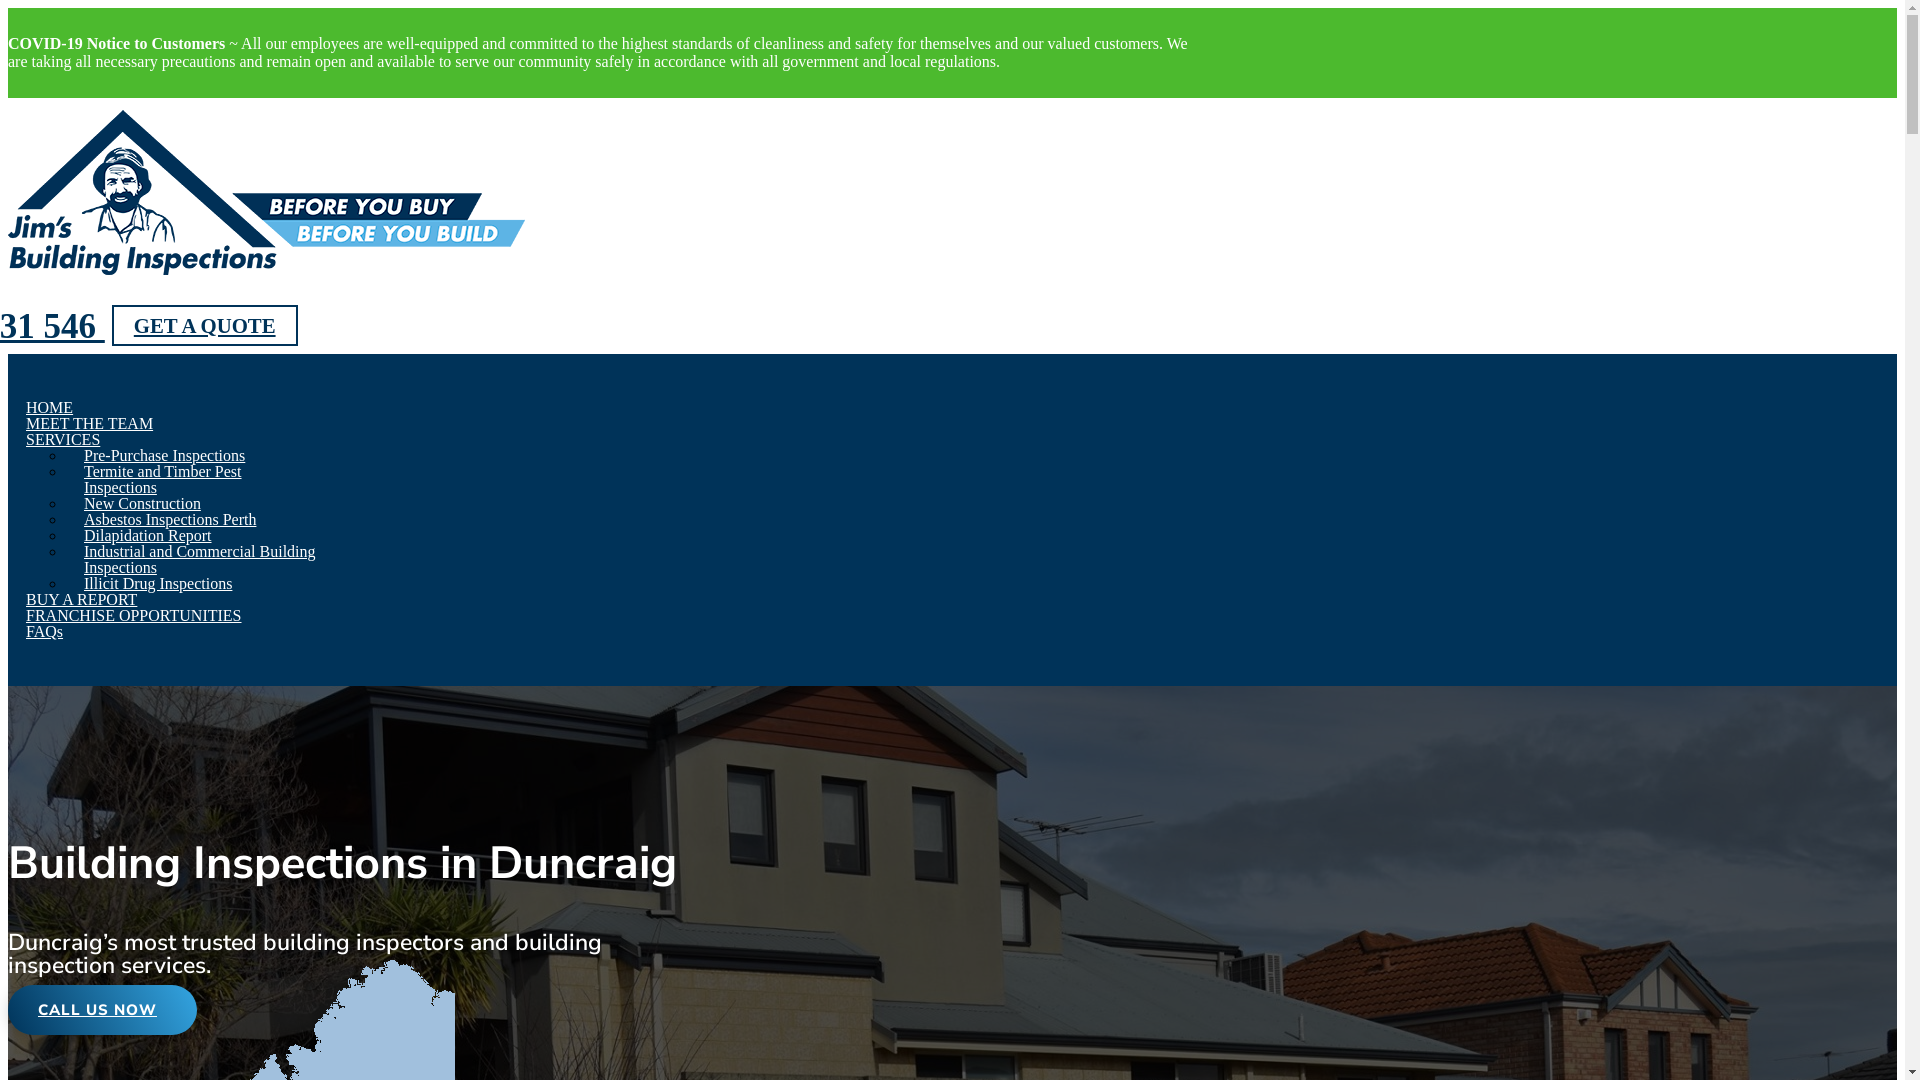  Describe the element at coordinates (147, 534) in the screenshot. I see `'Dilapidation Report'` at that location.